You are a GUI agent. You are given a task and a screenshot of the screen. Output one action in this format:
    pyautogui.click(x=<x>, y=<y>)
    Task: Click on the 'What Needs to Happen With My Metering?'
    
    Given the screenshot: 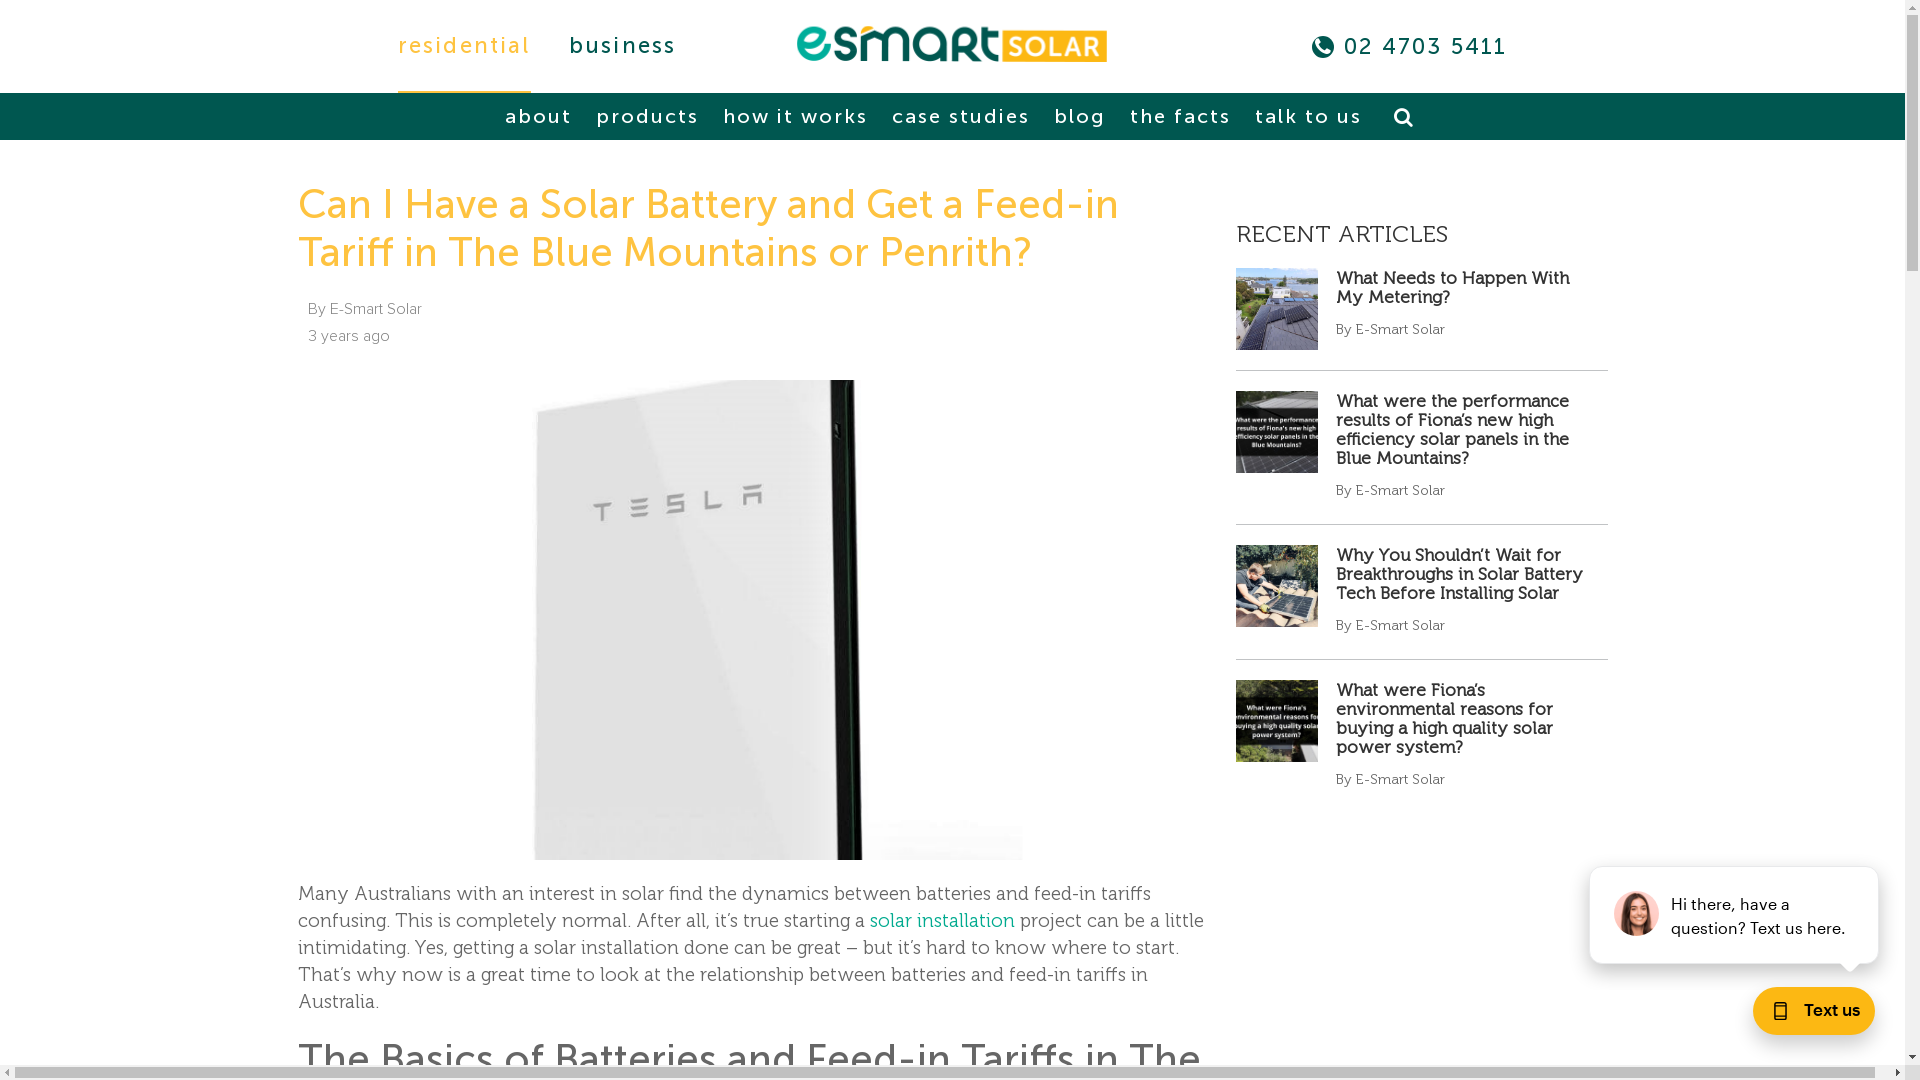 What is the action you would take?
    pyautogui.click(x=1452, y=287)
    